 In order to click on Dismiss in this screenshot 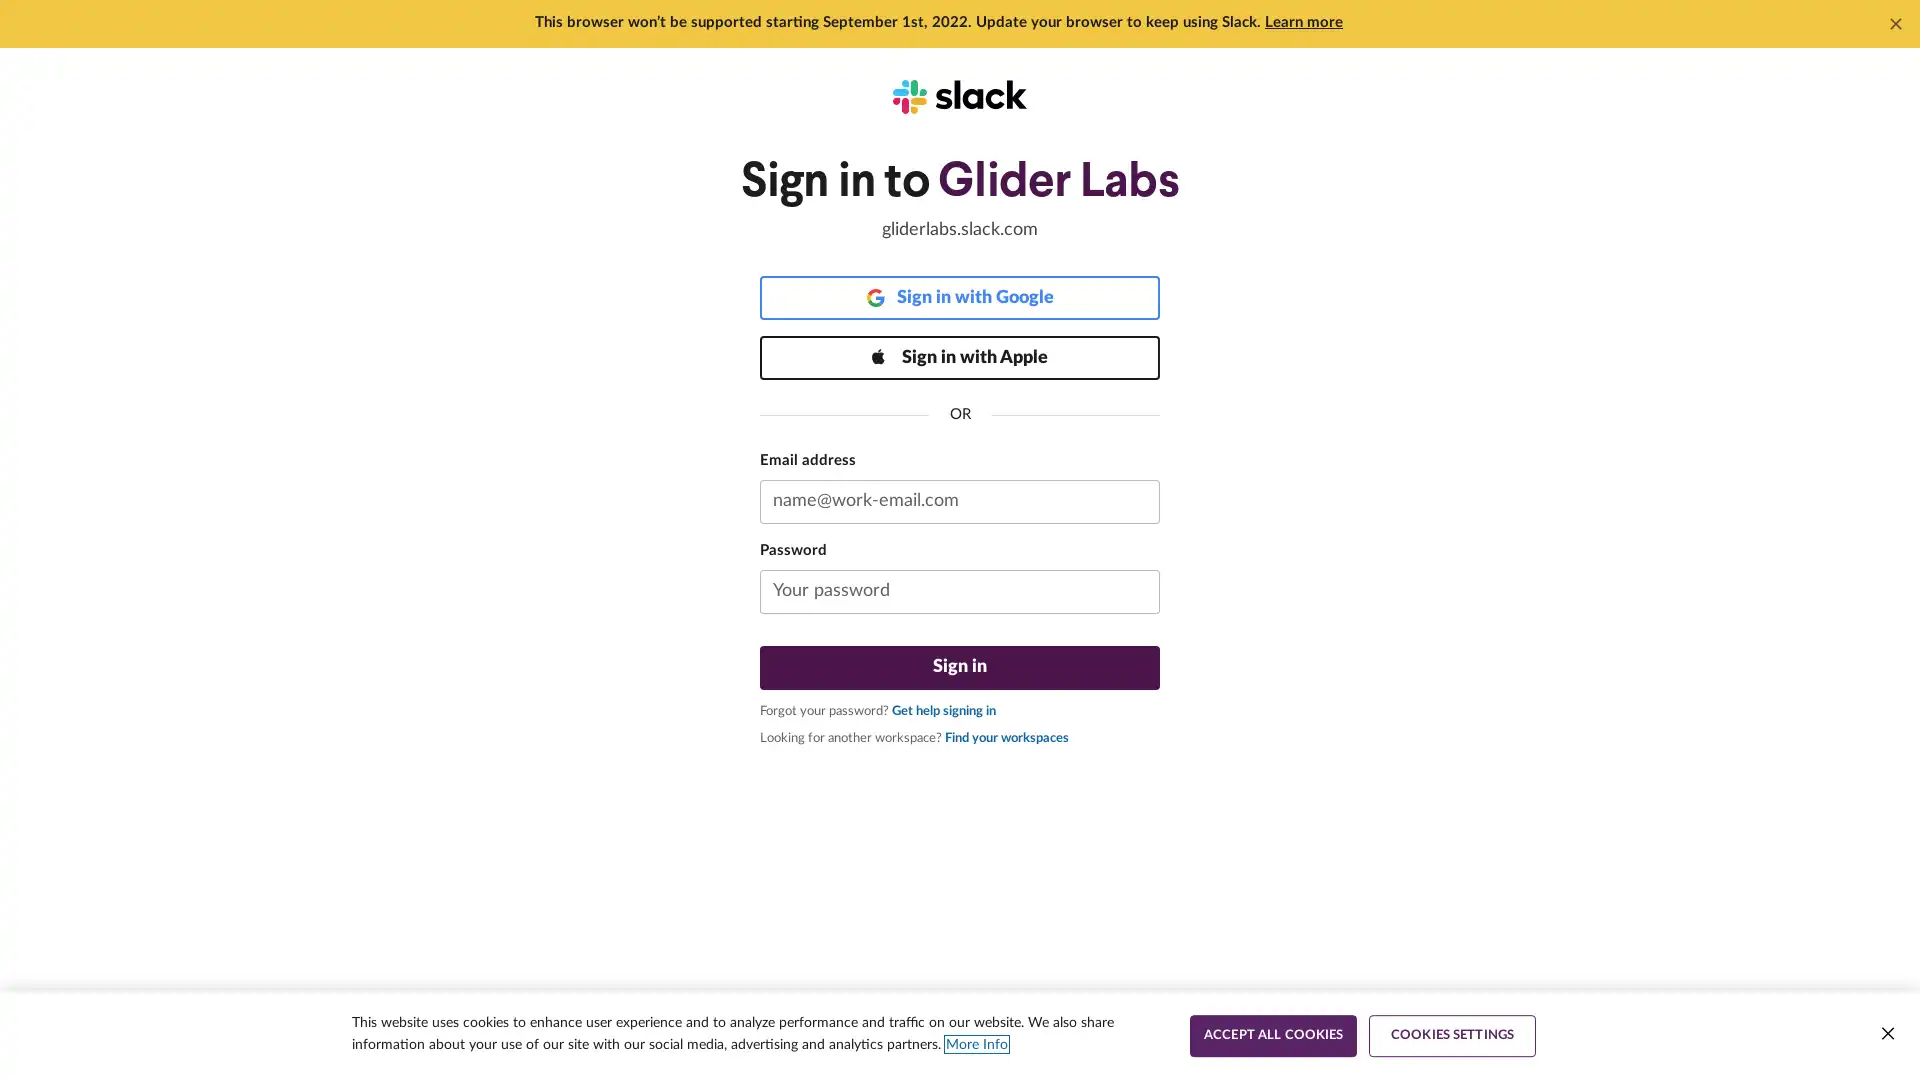, I will do `click(1895, 23)`.